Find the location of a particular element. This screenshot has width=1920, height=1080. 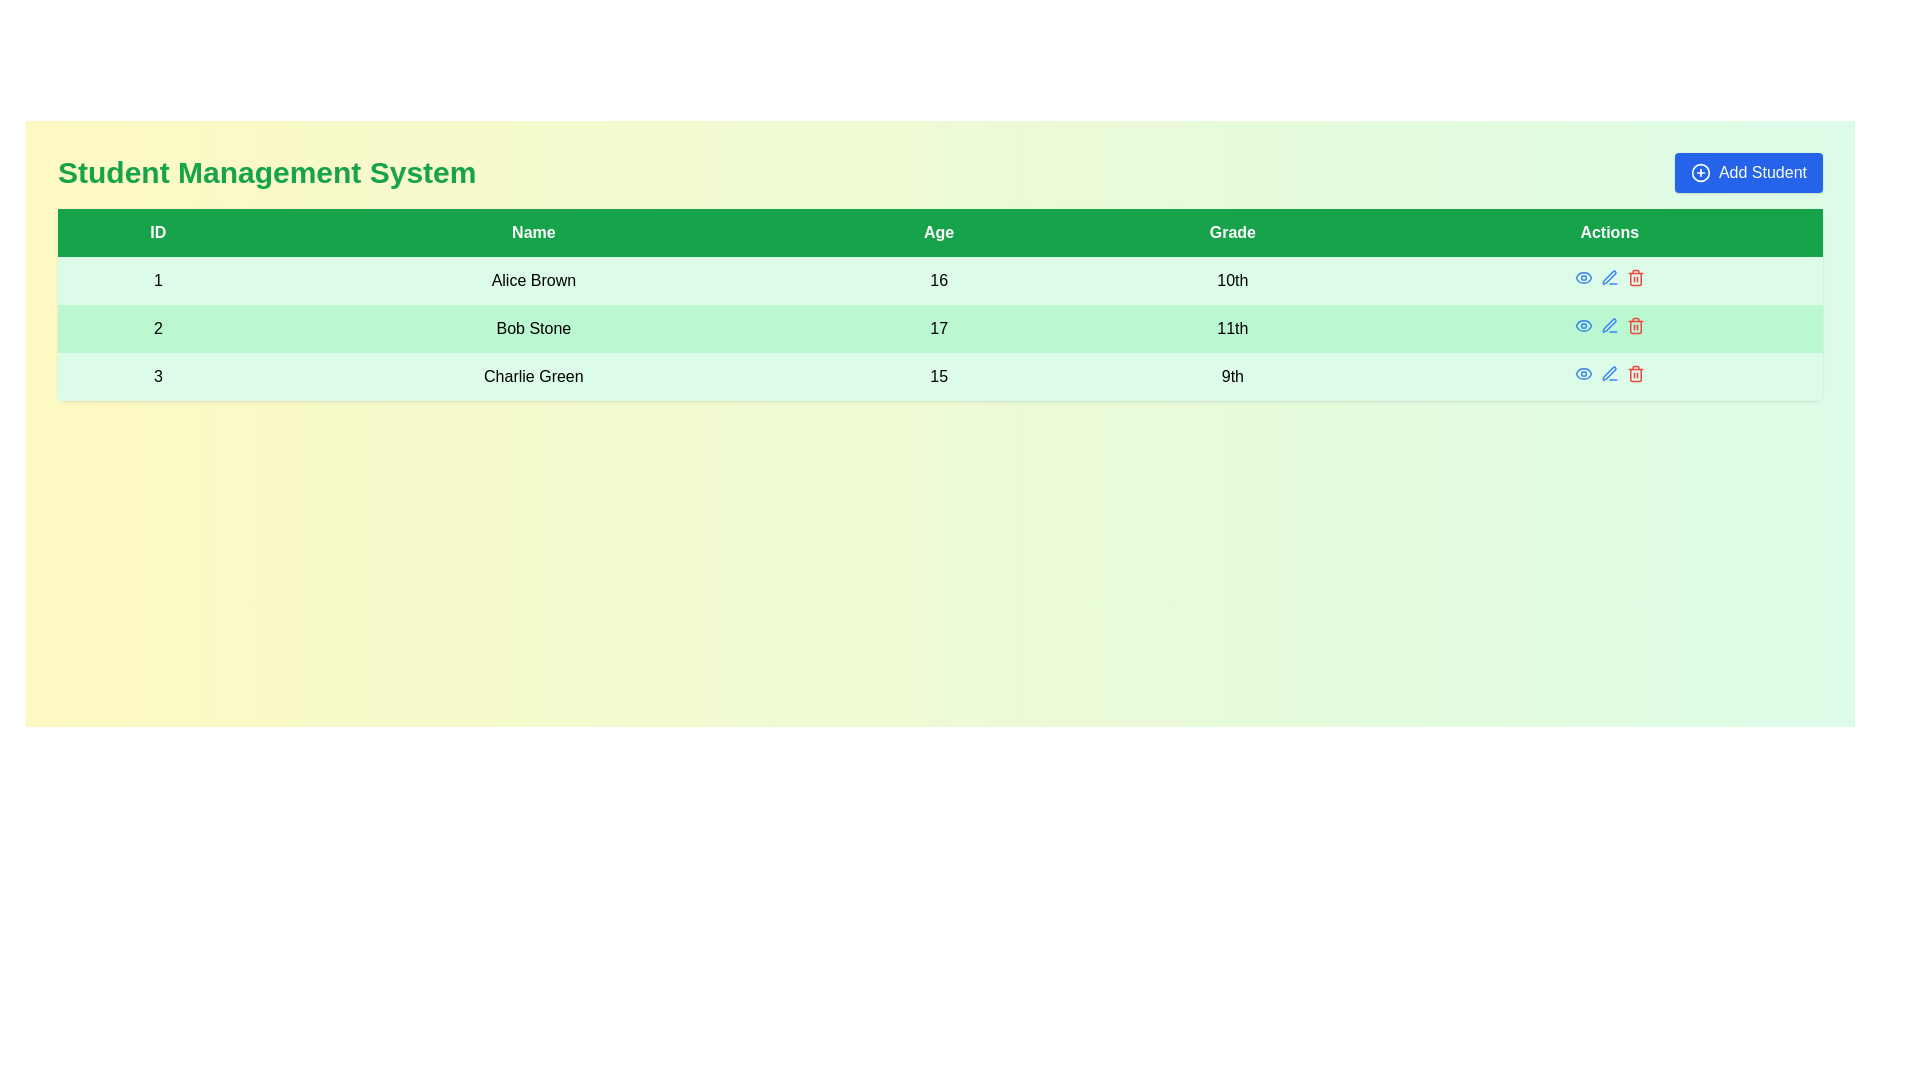

the 'Name' text label in the table header, which has a green background and displays the text 'Name' in white, centered within the cell is located at coordinates (533, 231).